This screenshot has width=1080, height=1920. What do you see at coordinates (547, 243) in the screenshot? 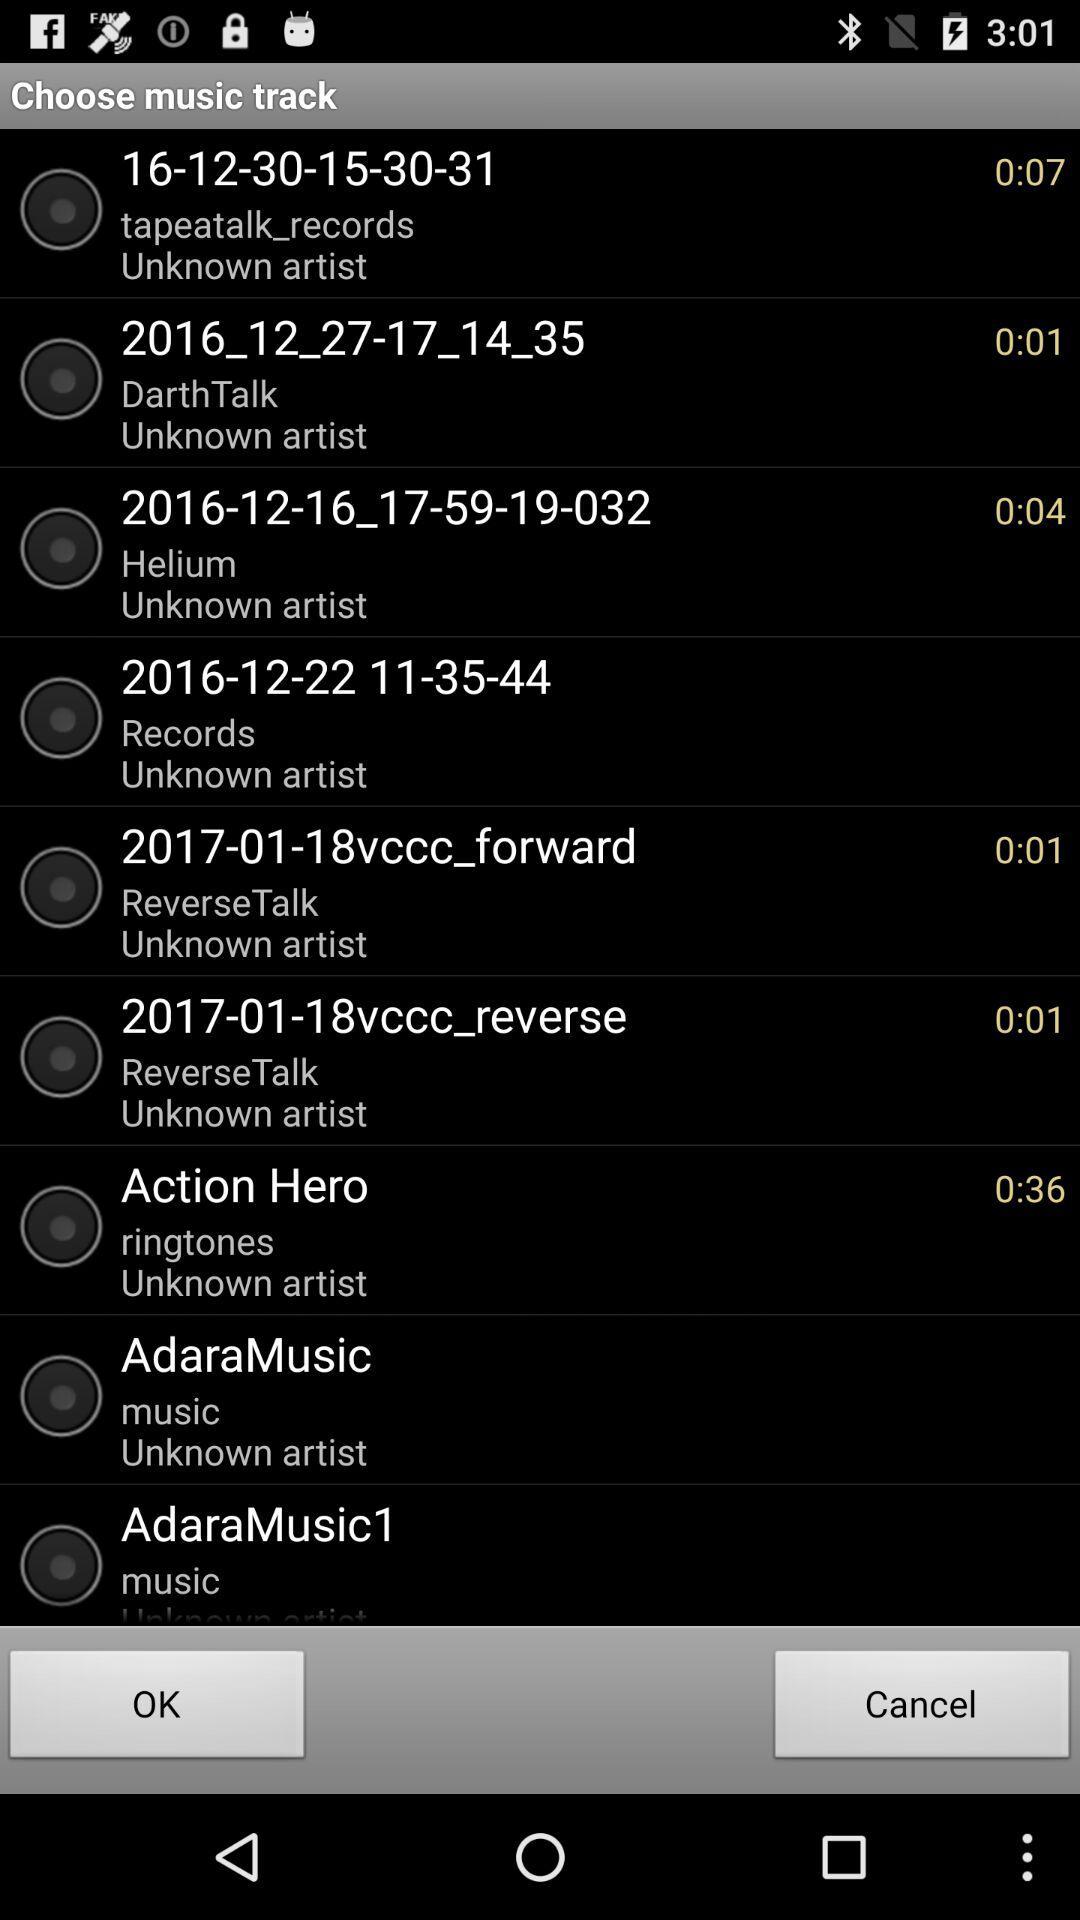
I see `item to the left of the 0:07 item` at bounding box center [547, 243].